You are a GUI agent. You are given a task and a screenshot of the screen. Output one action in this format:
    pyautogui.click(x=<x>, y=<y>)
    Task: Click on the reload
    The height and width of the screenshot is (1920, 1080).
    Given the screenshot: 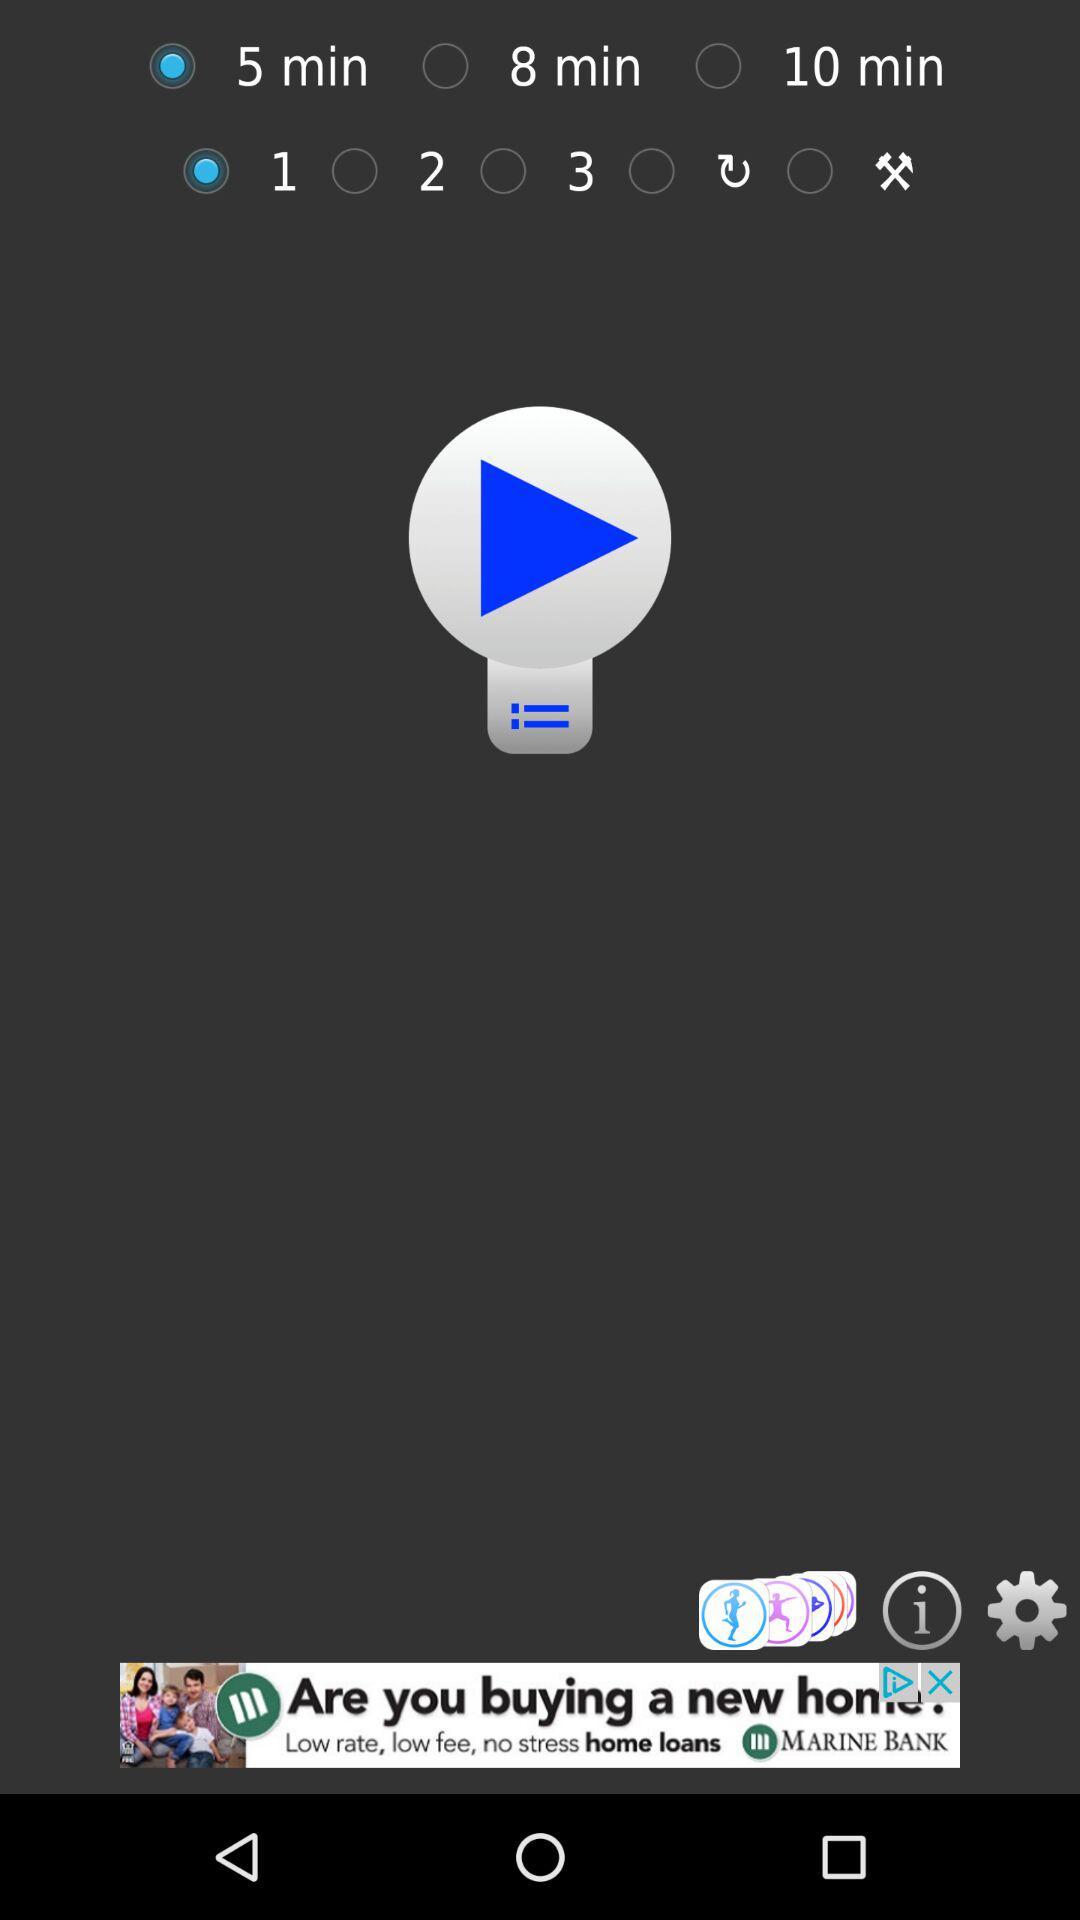 What is the action you would take?
    pyautogui.click(x=662, y=171)
    